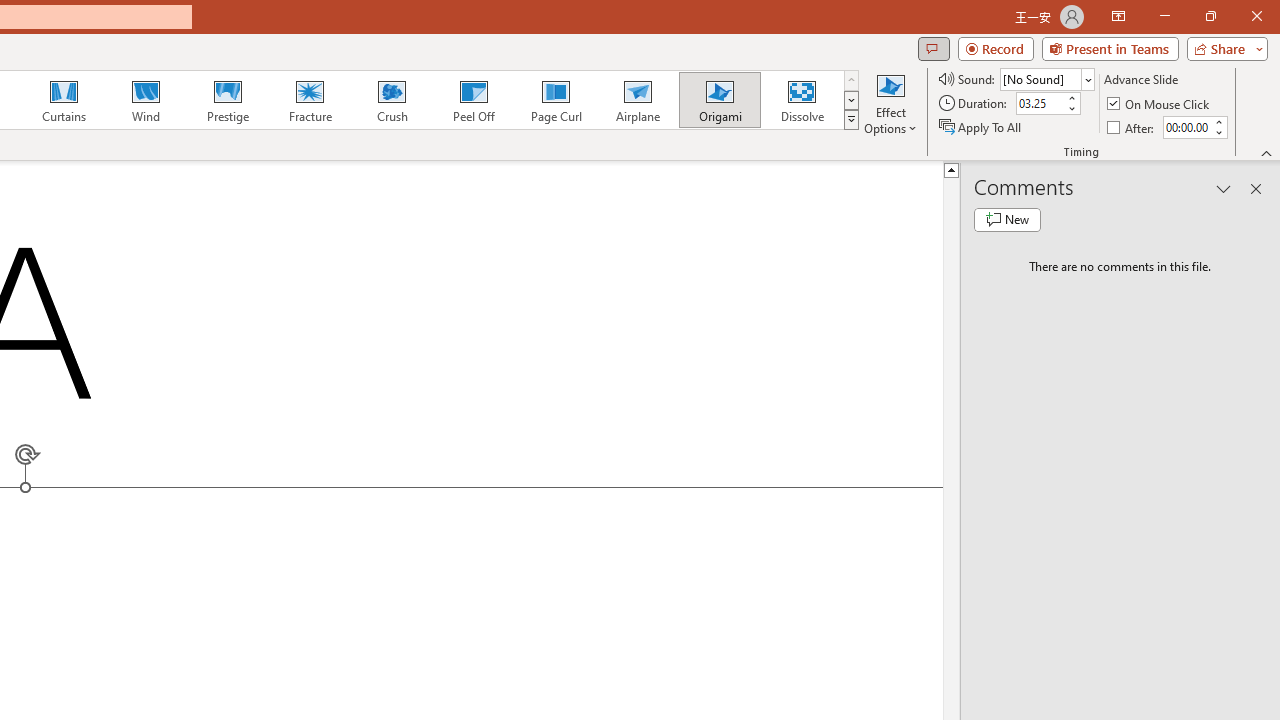 This screenshot has width=1280, height=720. I want to click on 'Dissolve', so click(802, 100).